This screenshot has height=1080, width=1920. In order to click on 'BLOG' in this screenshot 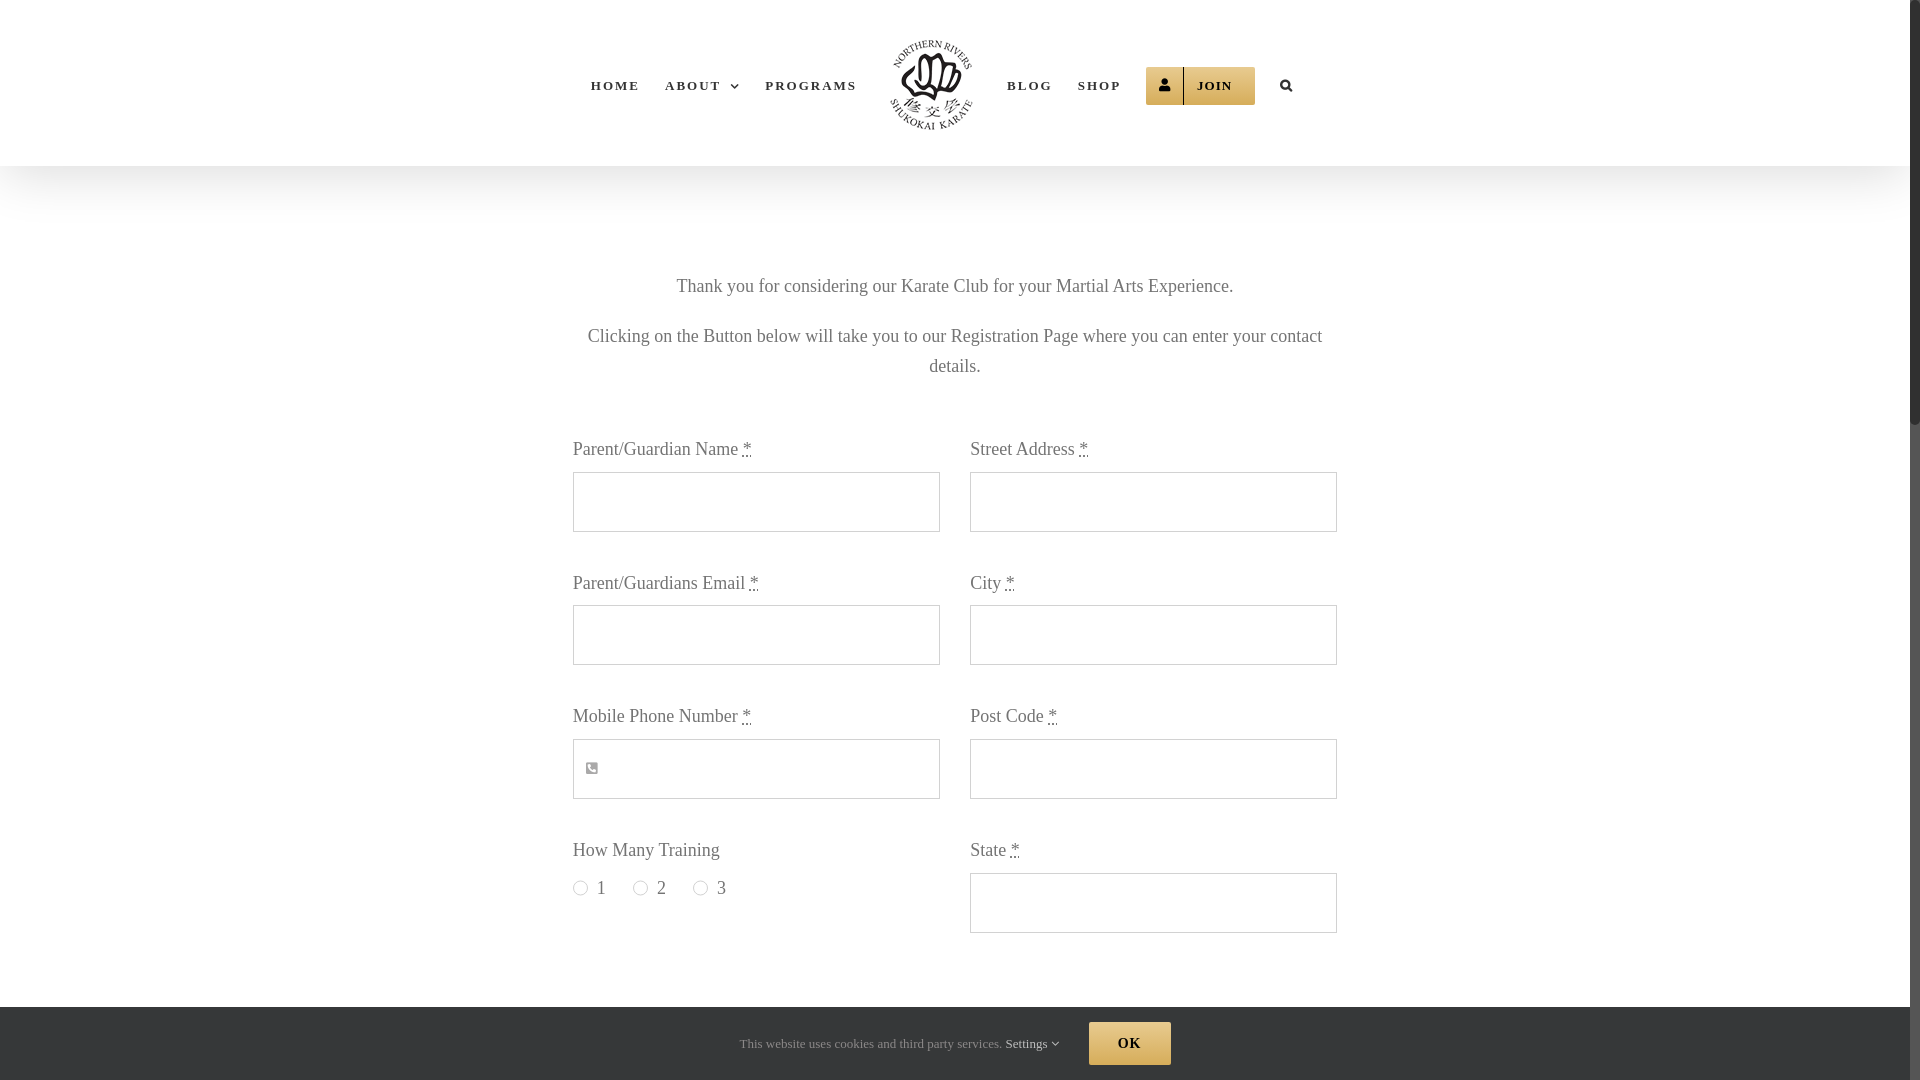, I will do `click(1030, 82)`.